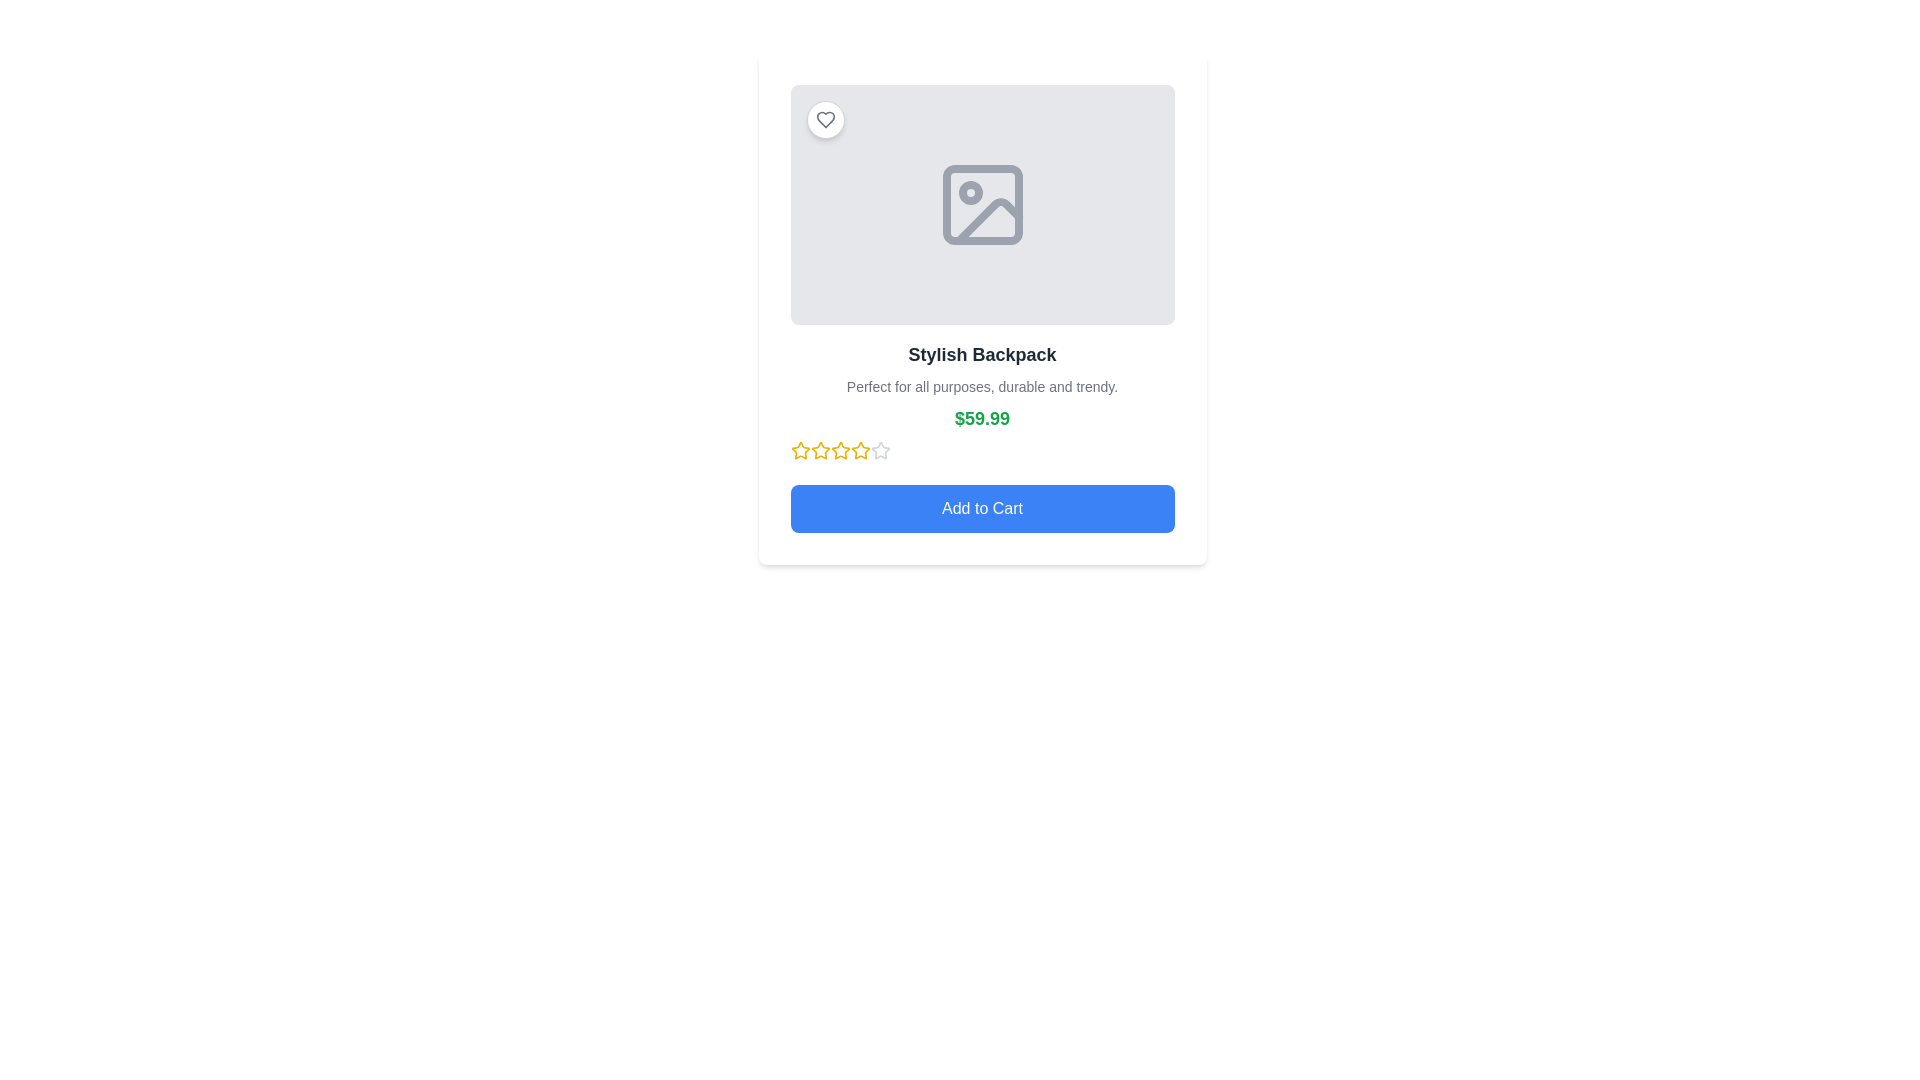 The width and height of the screenshot is (1920, 1080). What do you see at coordinates (970, 192) in the screenshot?
I see `the non-interactive decorative dot or marker within the image placeholder icon above the title 'Stylish Backpack'` at bounding box center [970, 192].